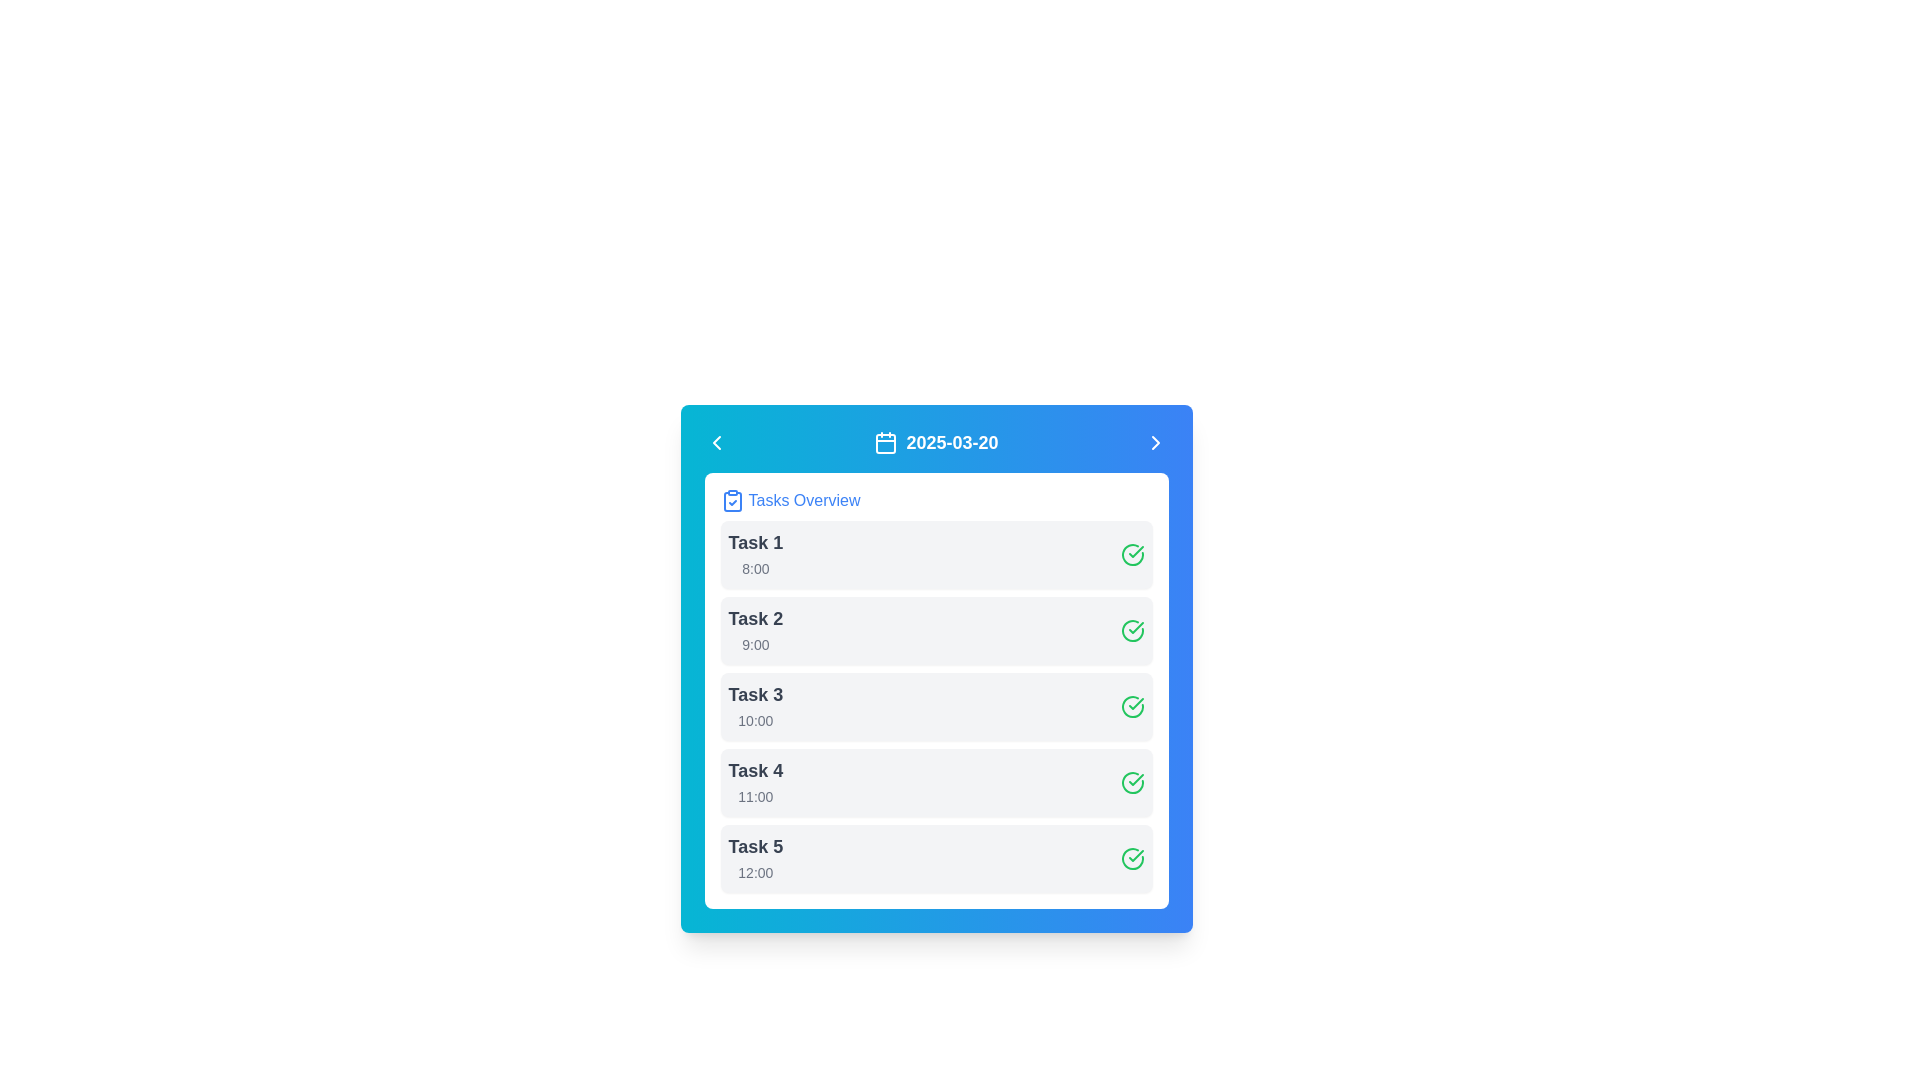  Describe the element at coordinates (1132, 782) in the screenshot. I see `the checkmark icon indicating the completion status of 'Task 4', which is located on the far right side of the task row` at that location.